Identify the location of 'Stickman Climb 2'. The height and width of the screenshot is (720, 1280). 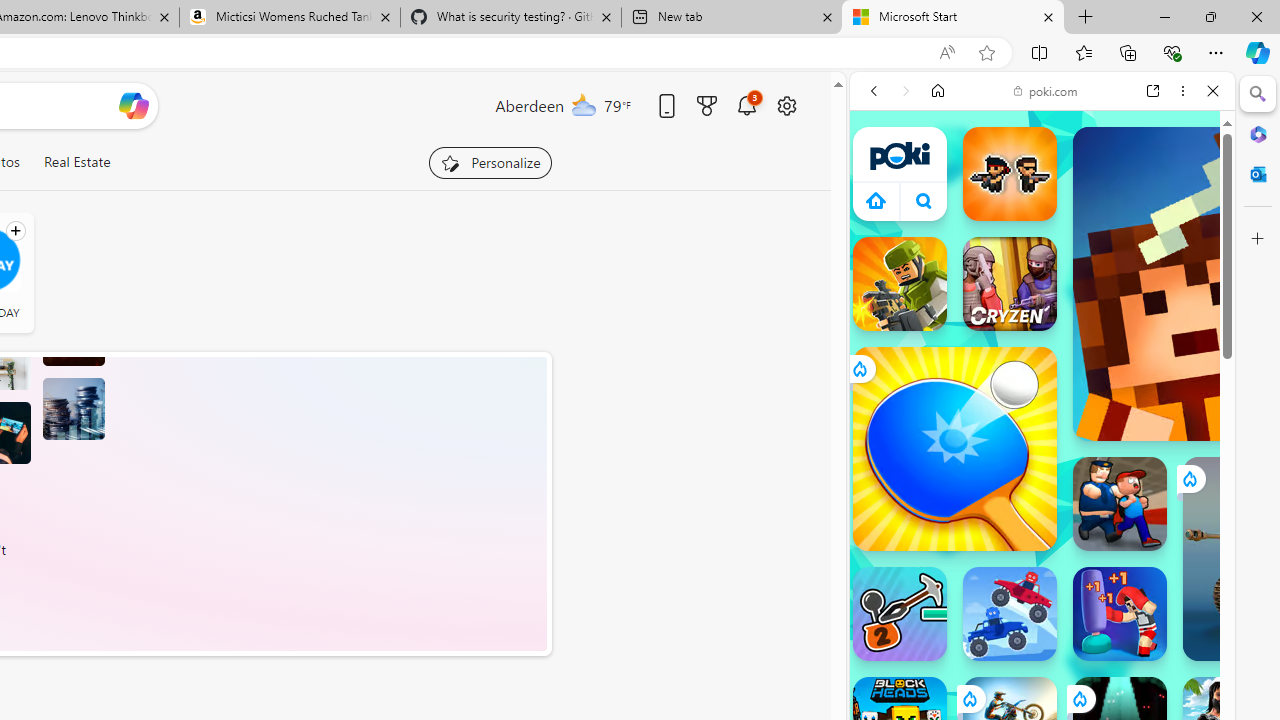
(898, 613).